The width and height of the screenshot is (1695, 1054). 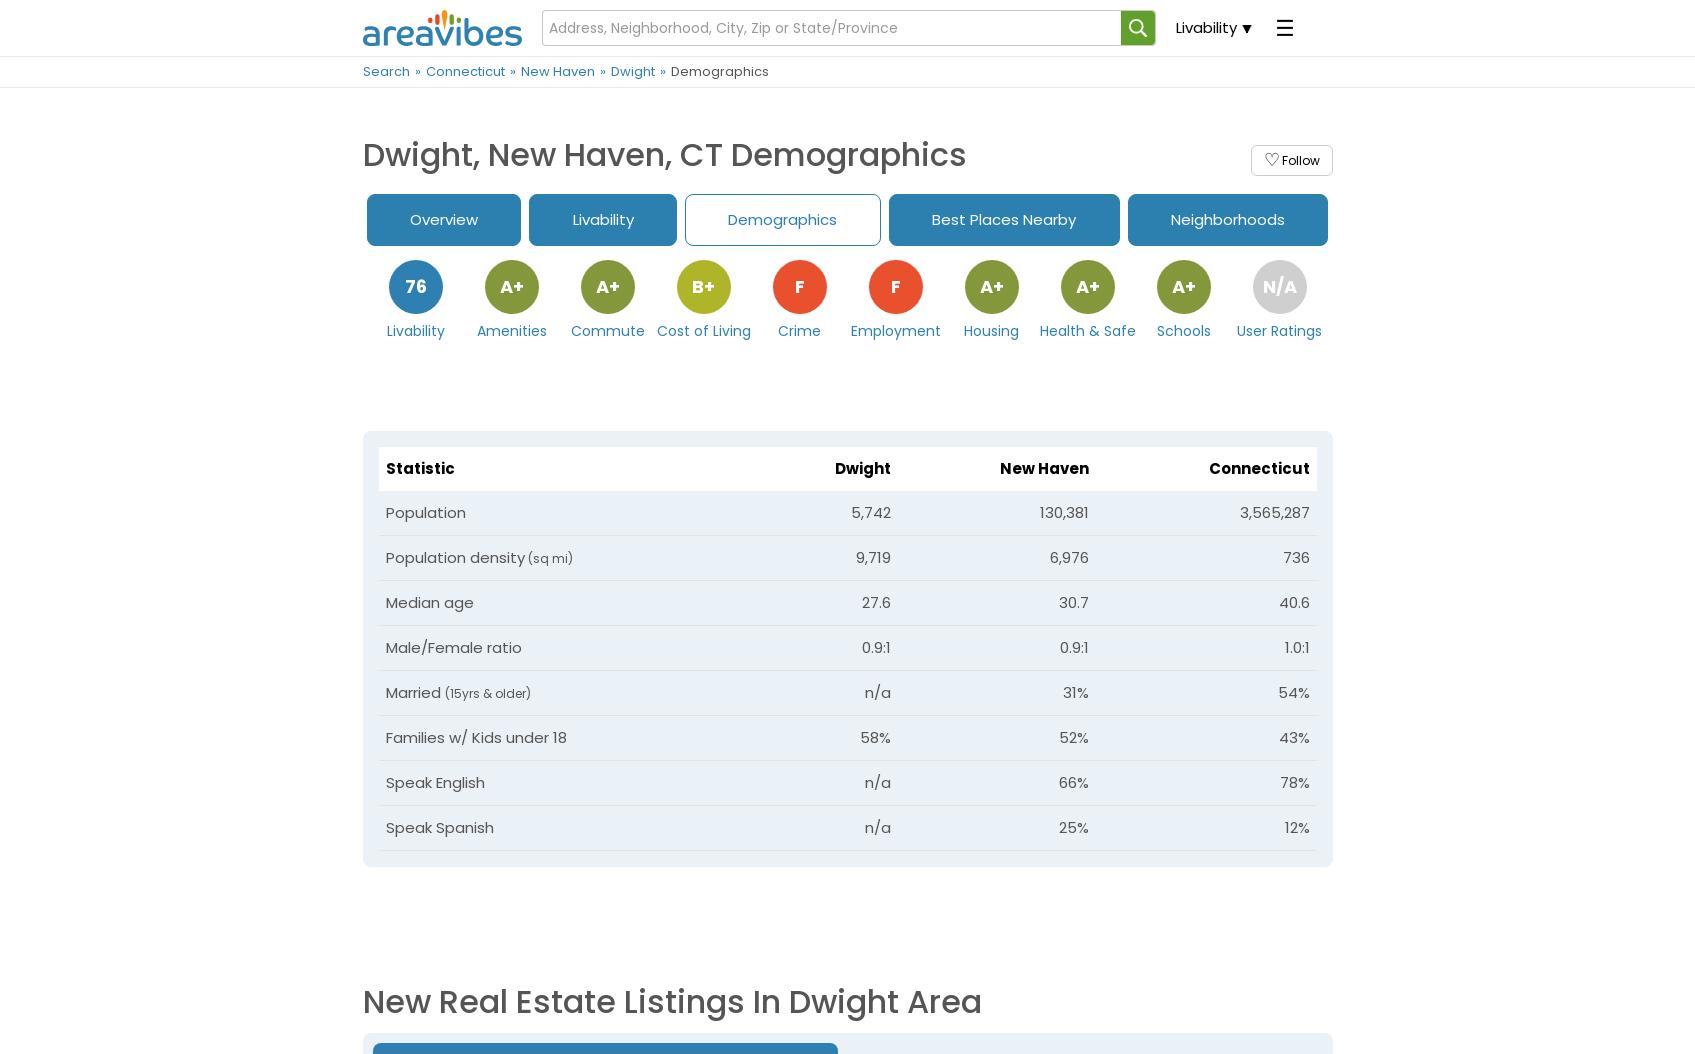 What do you see at coordinates (443, 692) in the screenshot?
I see `'(15yrs & older)'` at bounding box center [443, 692].